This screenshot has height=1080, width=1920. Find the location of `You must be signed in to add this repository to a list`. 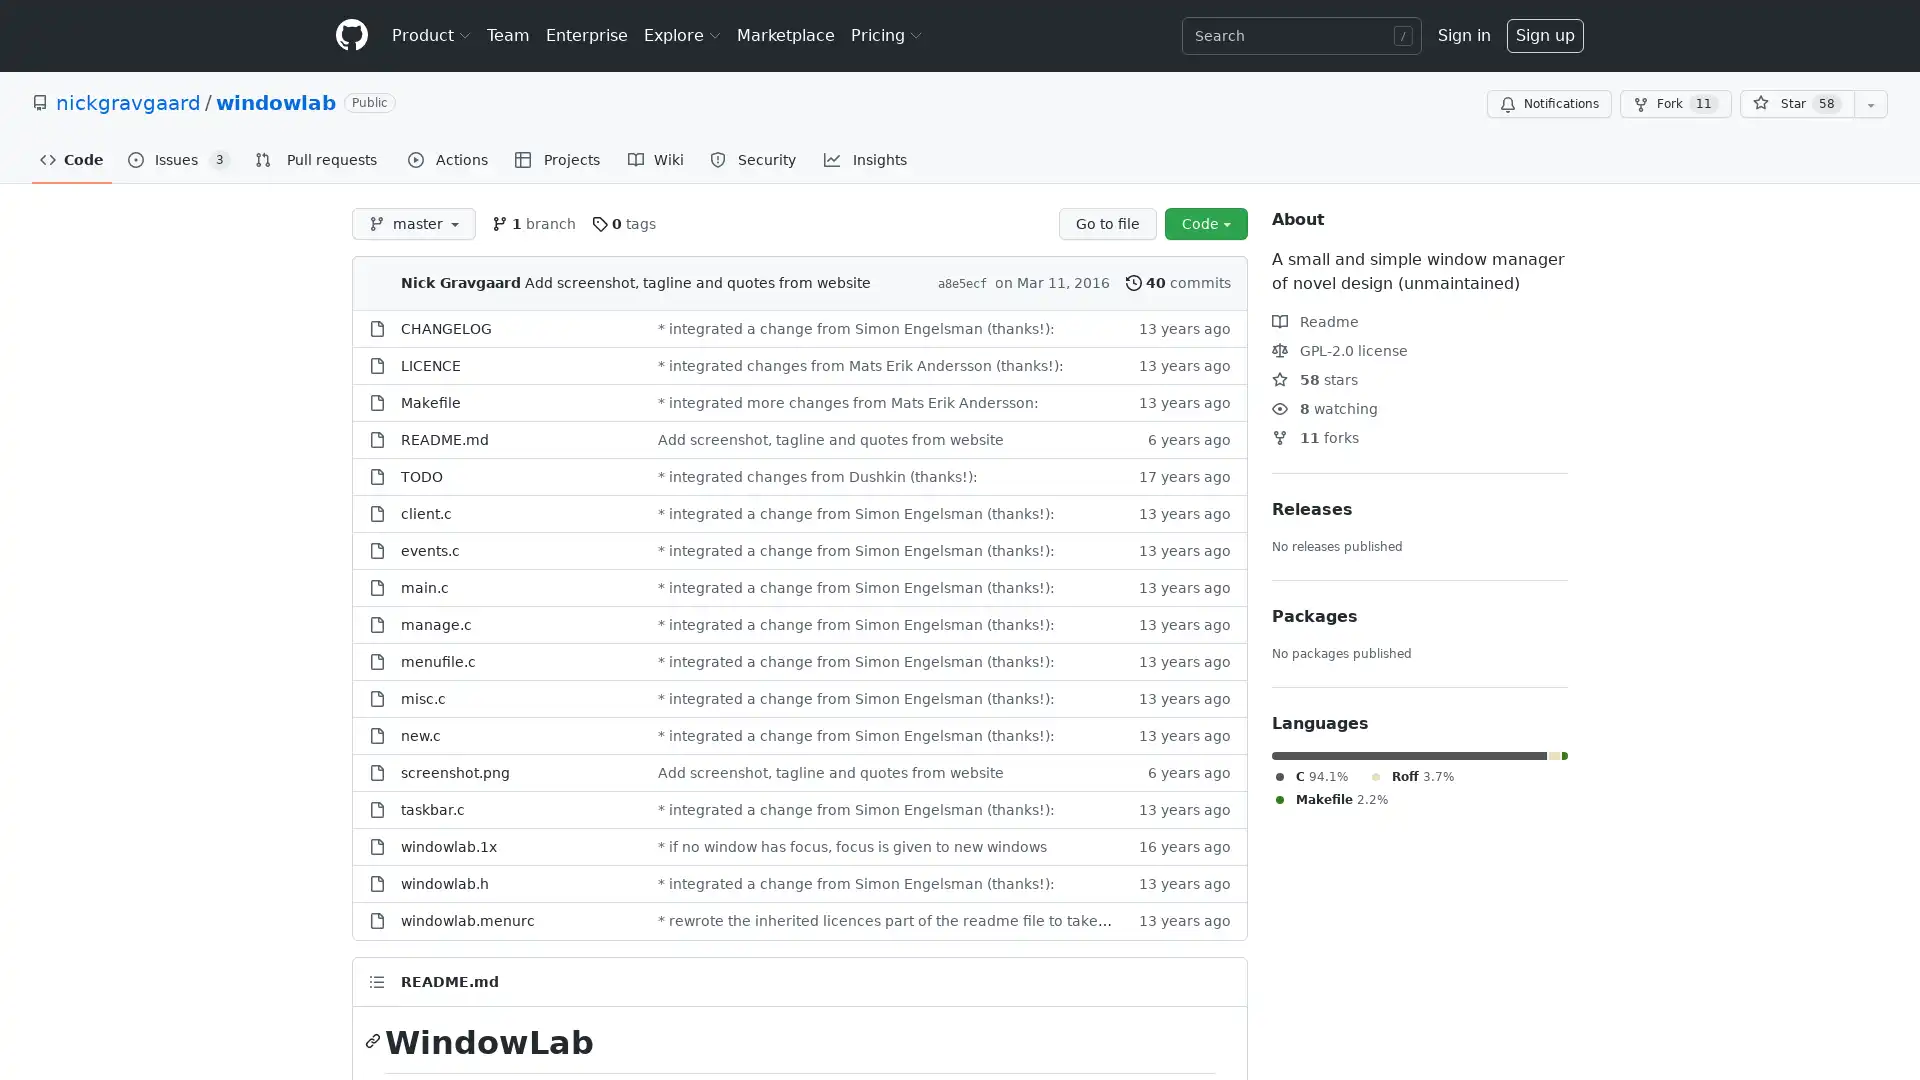

You must be signed in to add this repository to a list is located at coordinates (1870, 104).